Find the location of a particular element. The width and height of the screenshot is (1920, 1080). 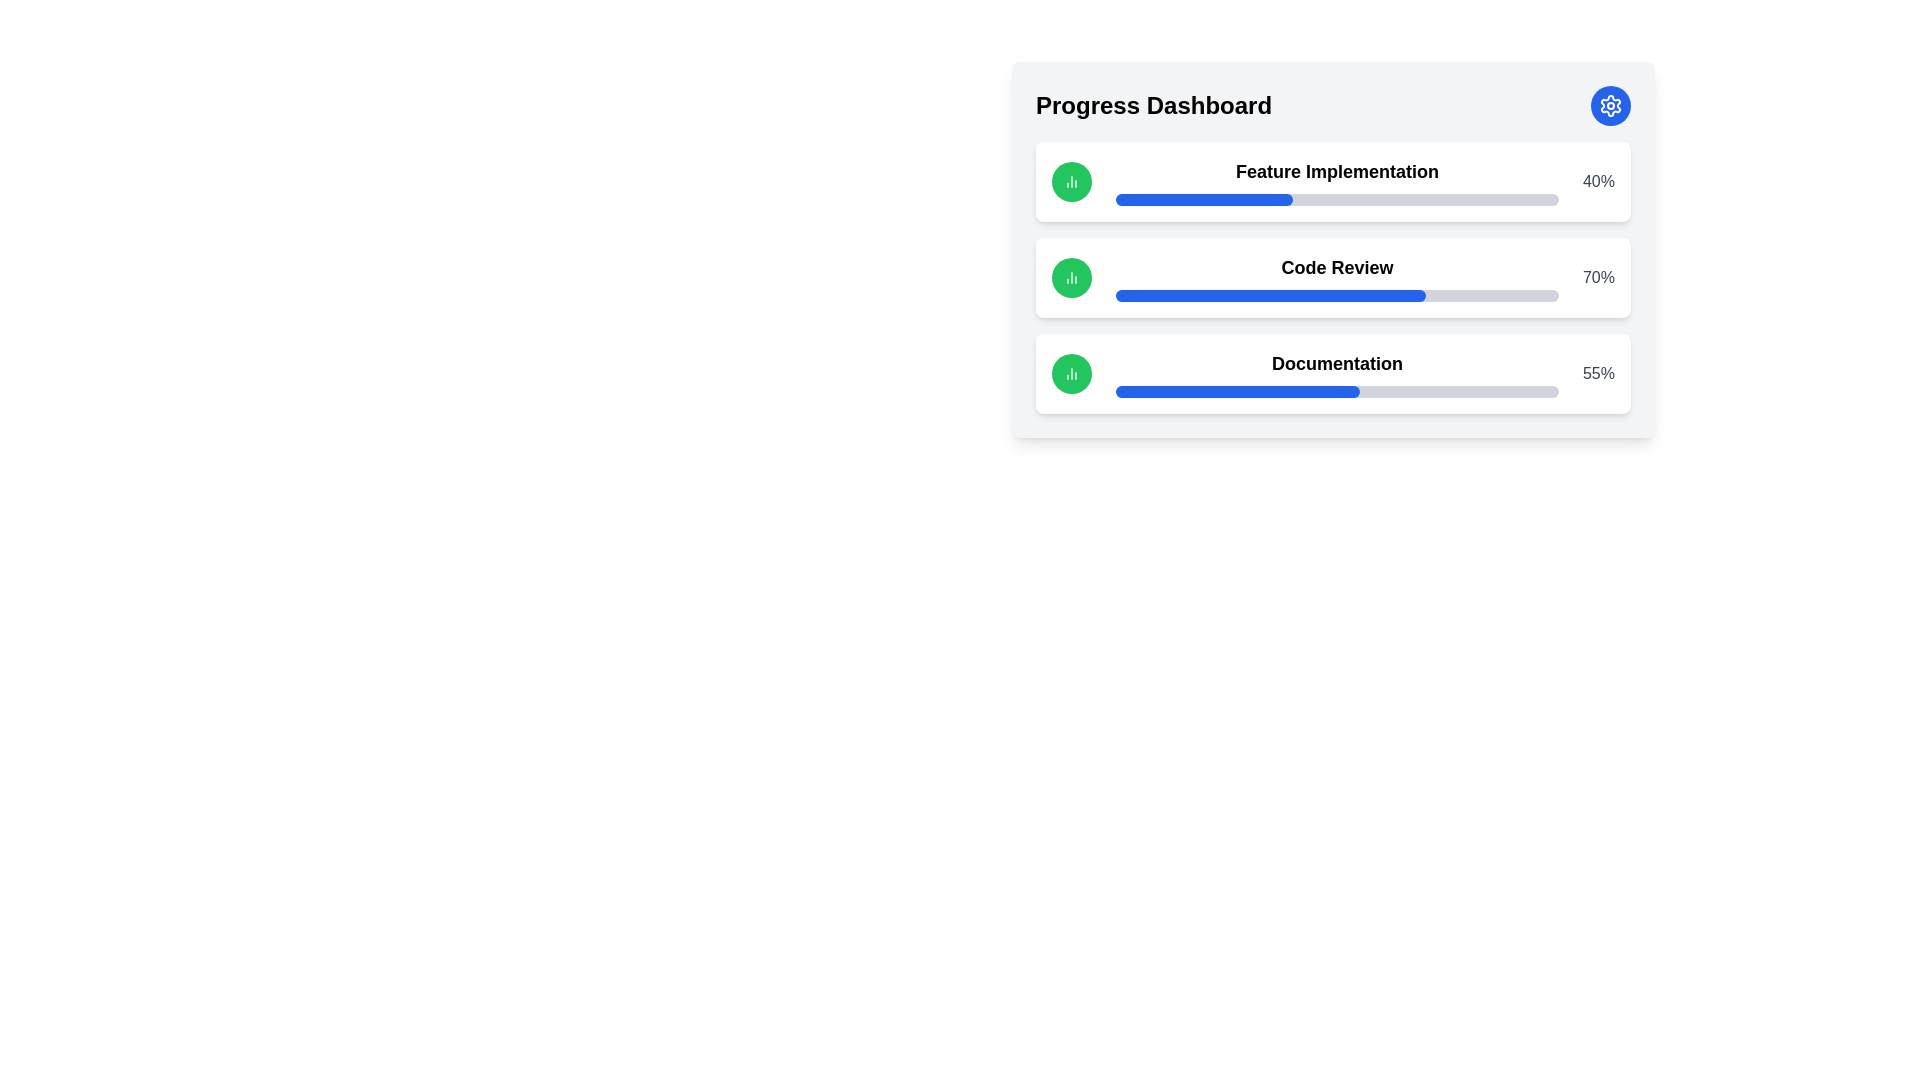

text label displaying '70%' aligned to the right side of the 'Code Review' progress bar is located at coordinates (1597, 277).